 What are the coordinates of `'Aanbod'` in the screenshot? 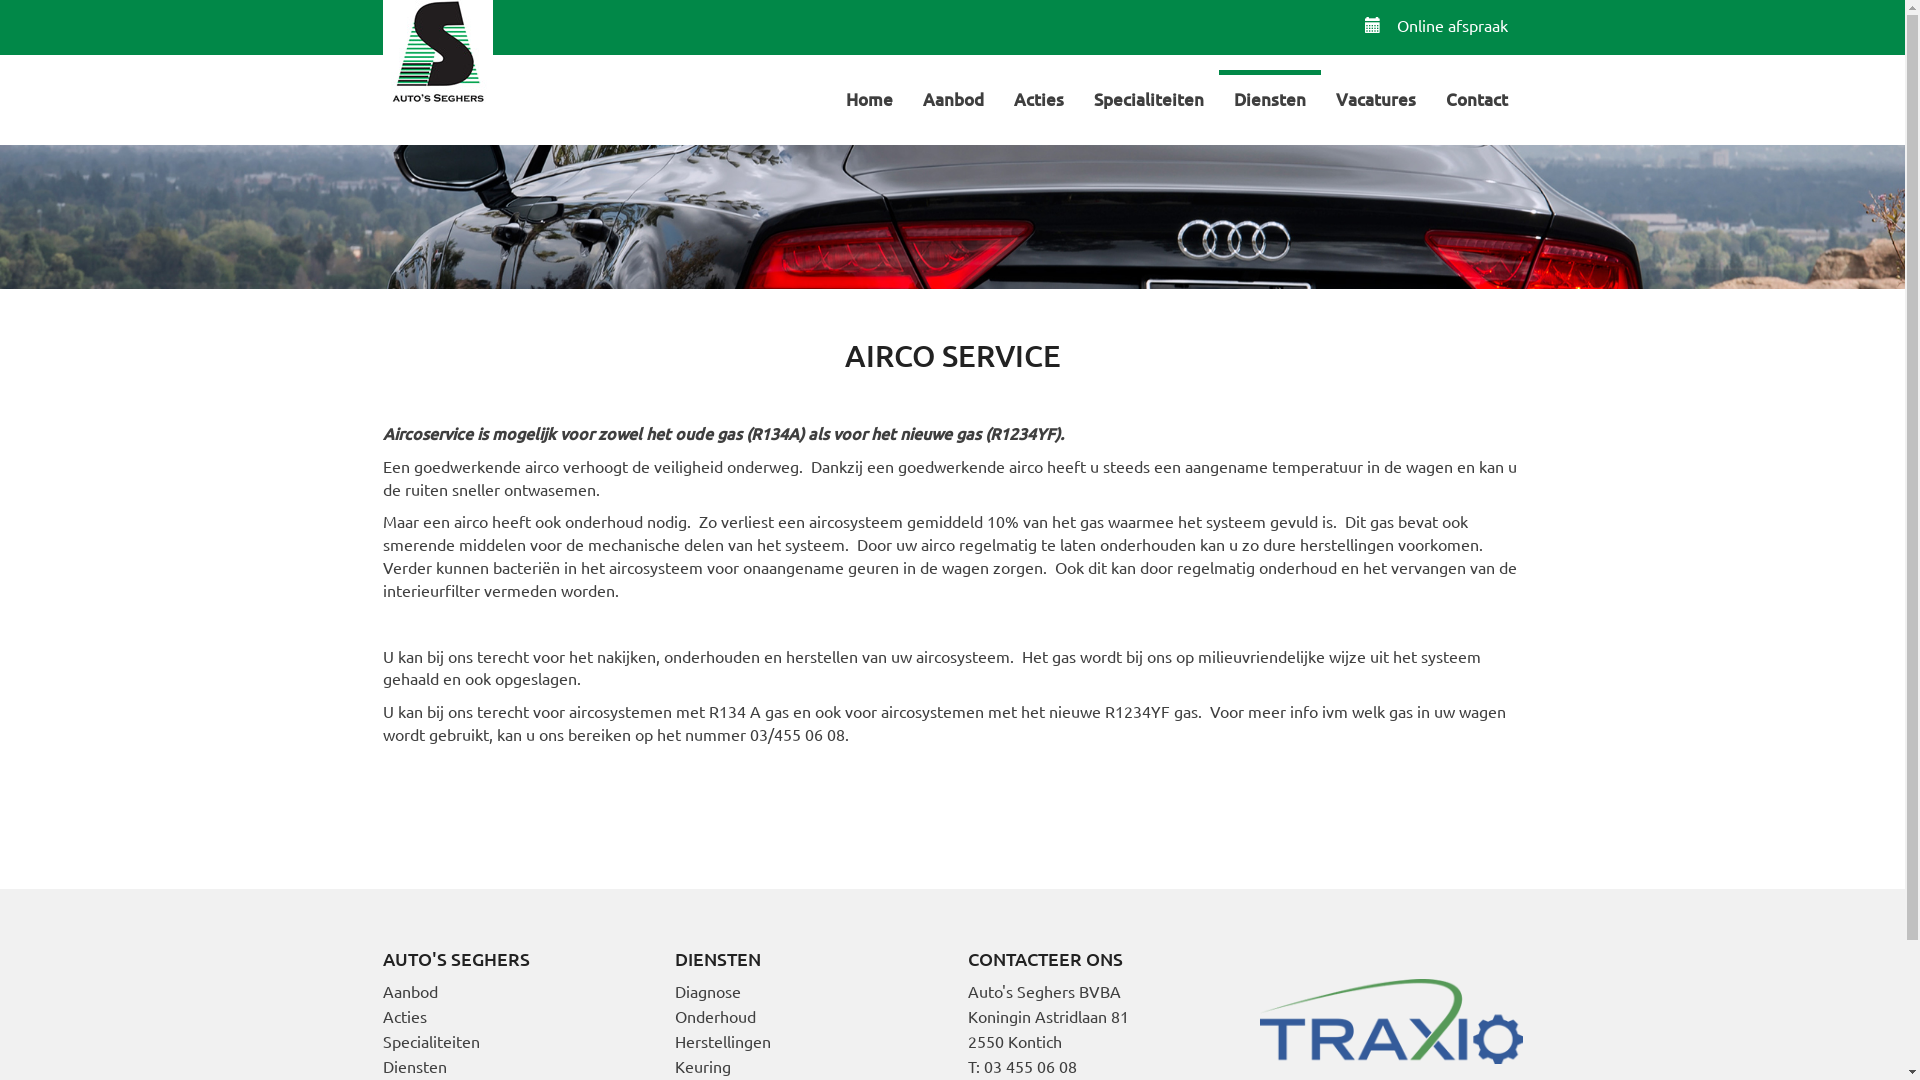 It's located at (952, 97).